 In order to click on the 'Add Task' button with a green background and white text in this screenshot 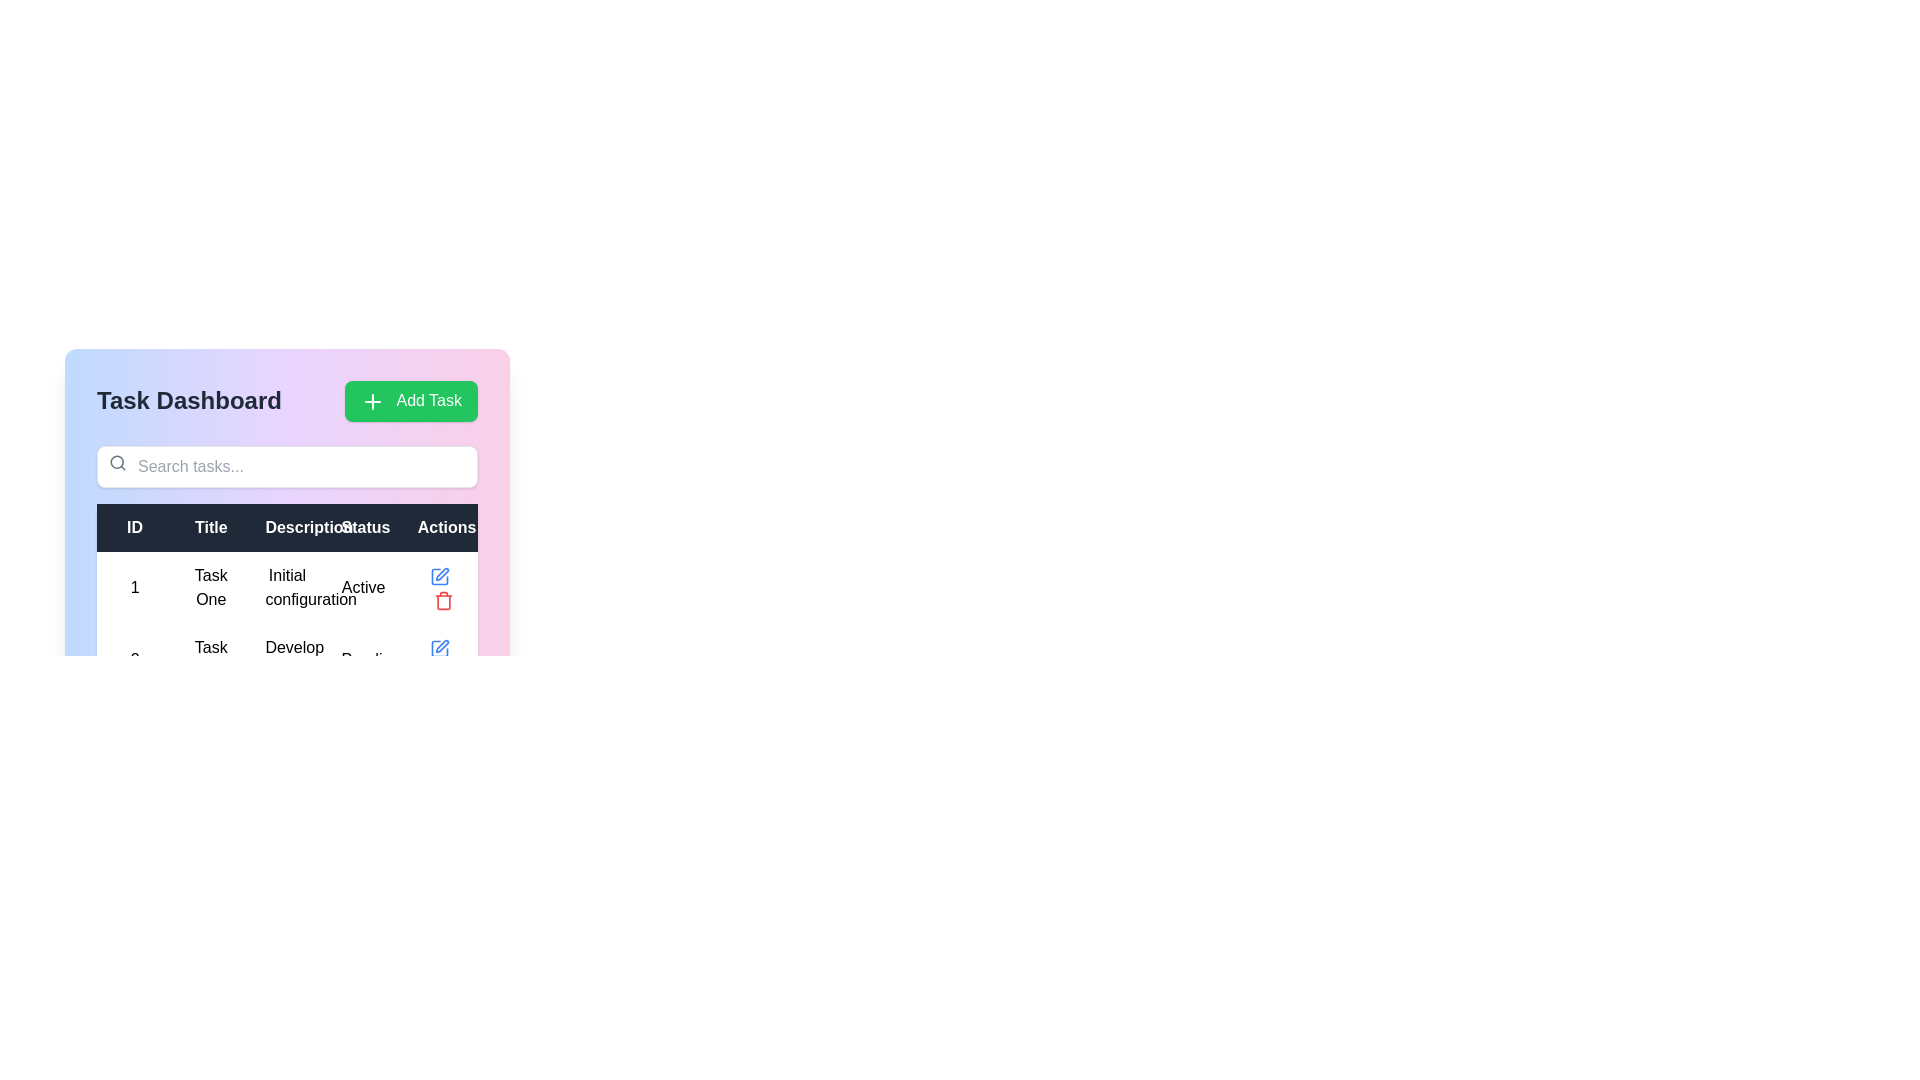, I will do `click(410, 401)`.